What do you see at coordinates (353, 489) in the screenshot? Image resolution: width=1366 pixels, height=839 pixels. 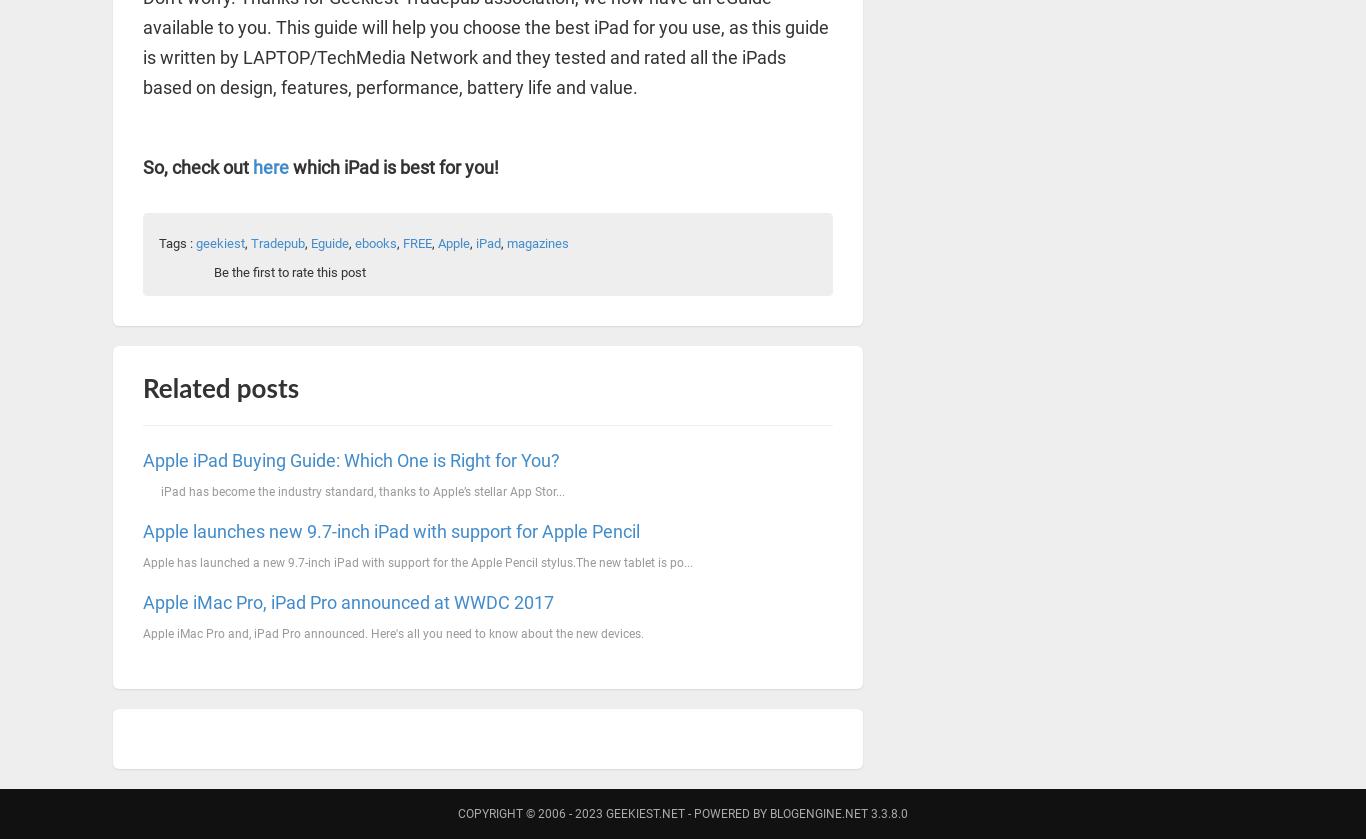 I see `'iPad has become the industry standard, thanks to Apple’s stellar App Stor...'` at bounding box center [353, 489].